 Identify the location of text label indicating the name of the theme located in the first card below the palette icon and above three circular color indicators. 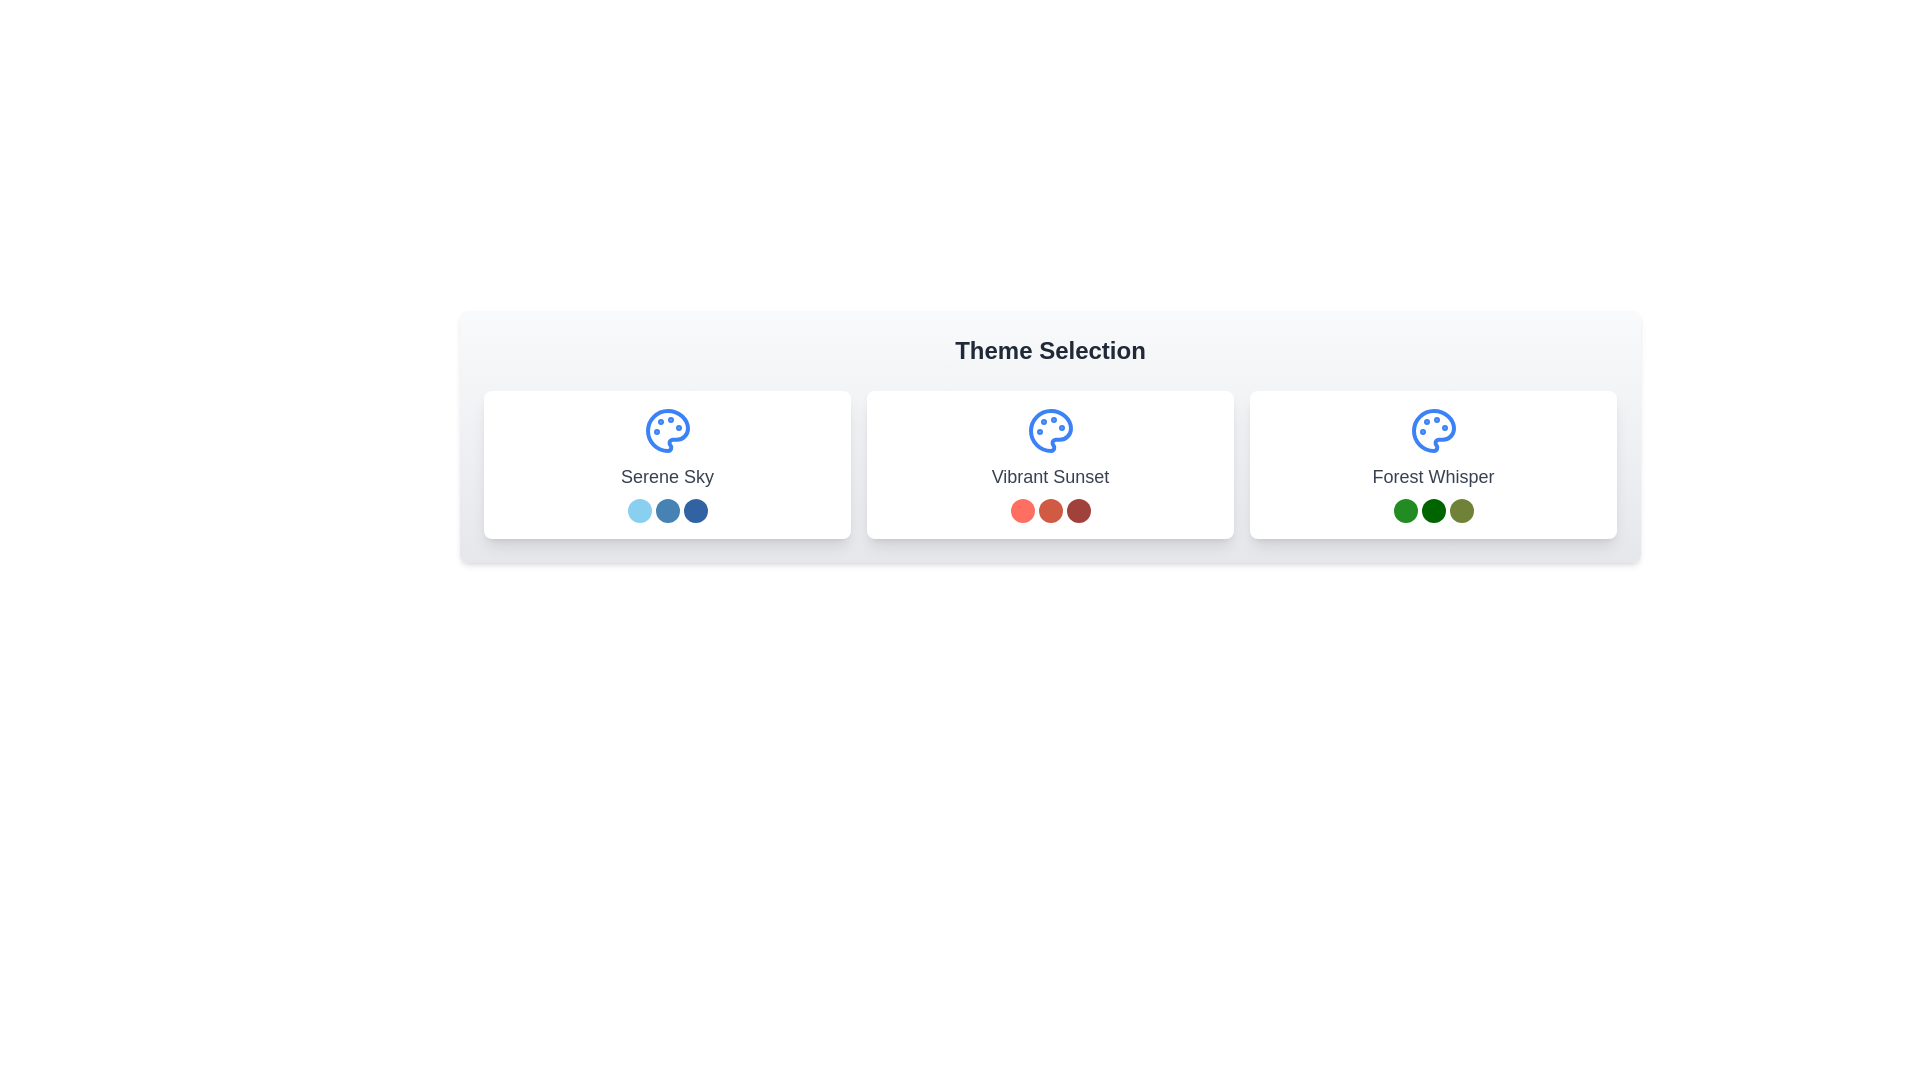
(667, 477).